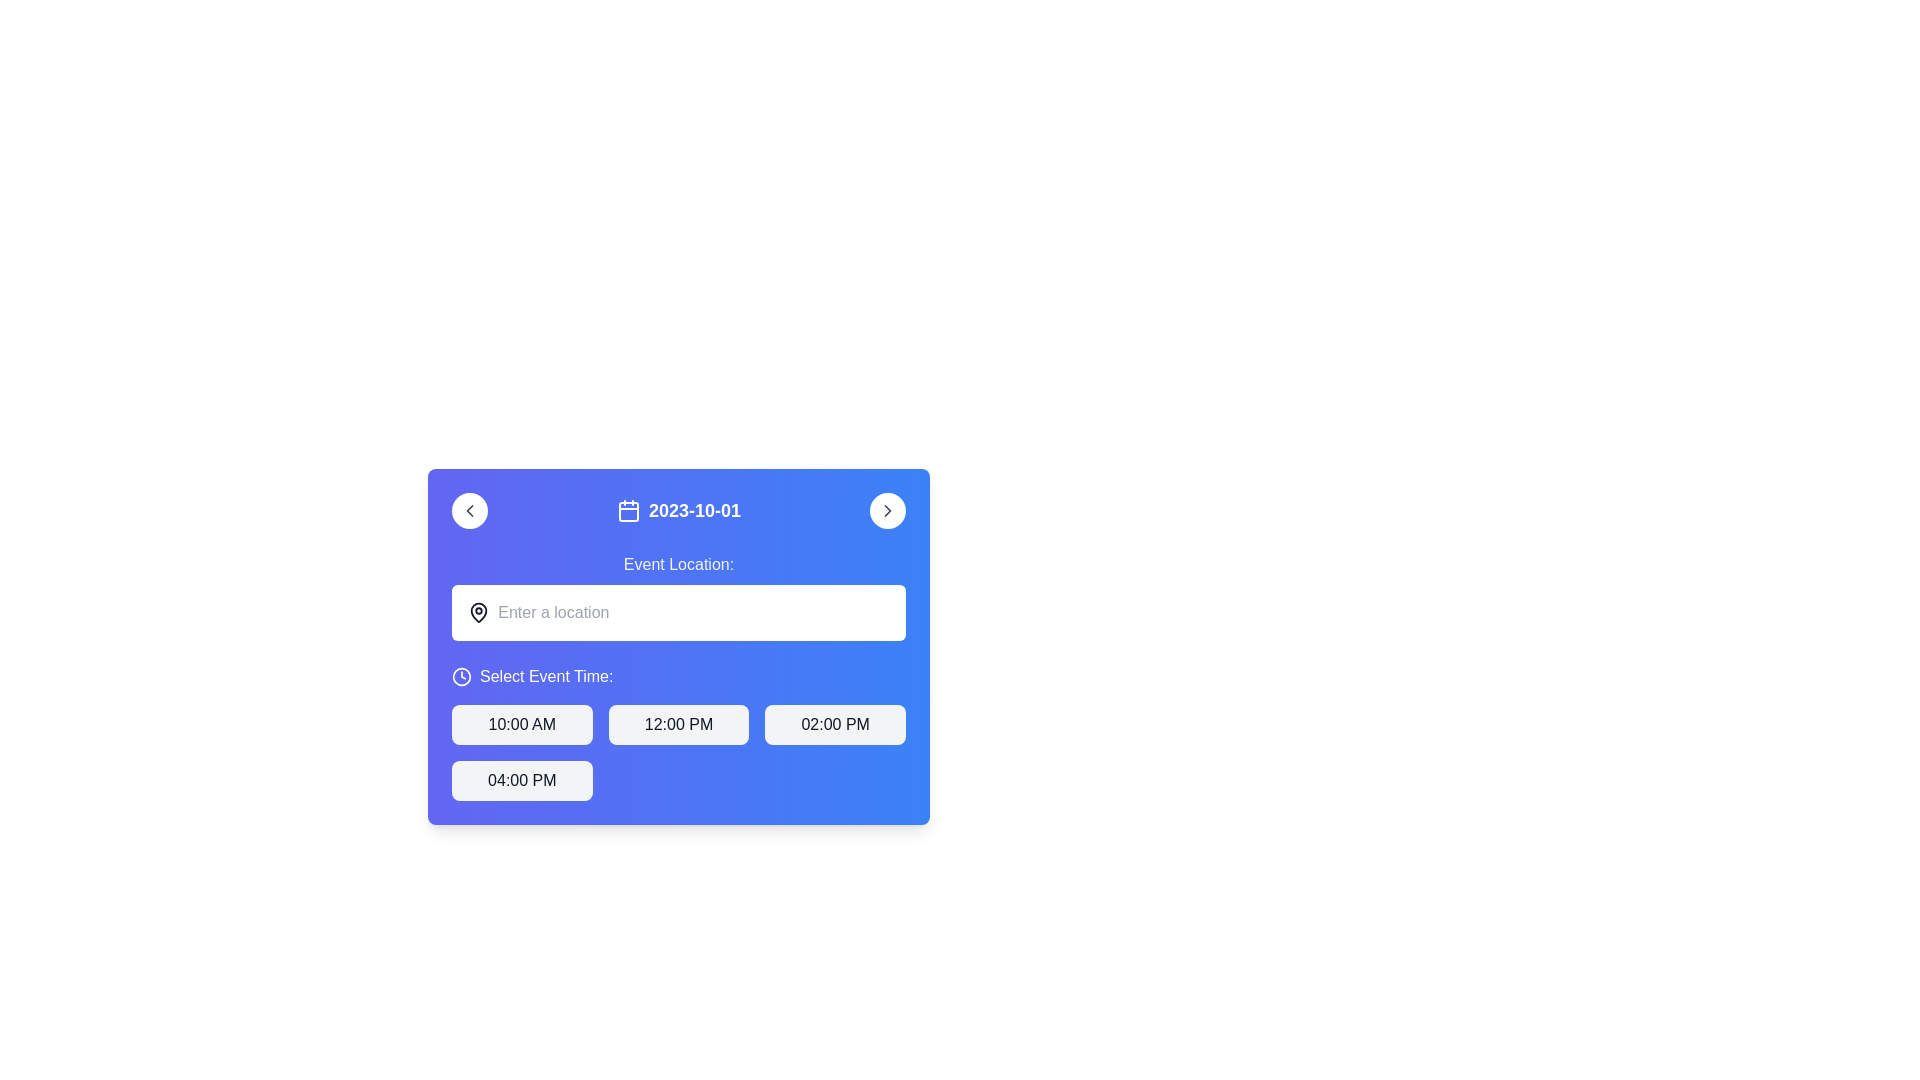 The image size is (1920, 1080). What do you see at coordinates (469, 509) in the screenshot?
I see `the circular button with a chevron icon pointing to the left, which is visually distinct with a white background and positioned adjacent to the displayed date '2023-10-01' to trigger a hover effect` at bounding box center [469, 509].